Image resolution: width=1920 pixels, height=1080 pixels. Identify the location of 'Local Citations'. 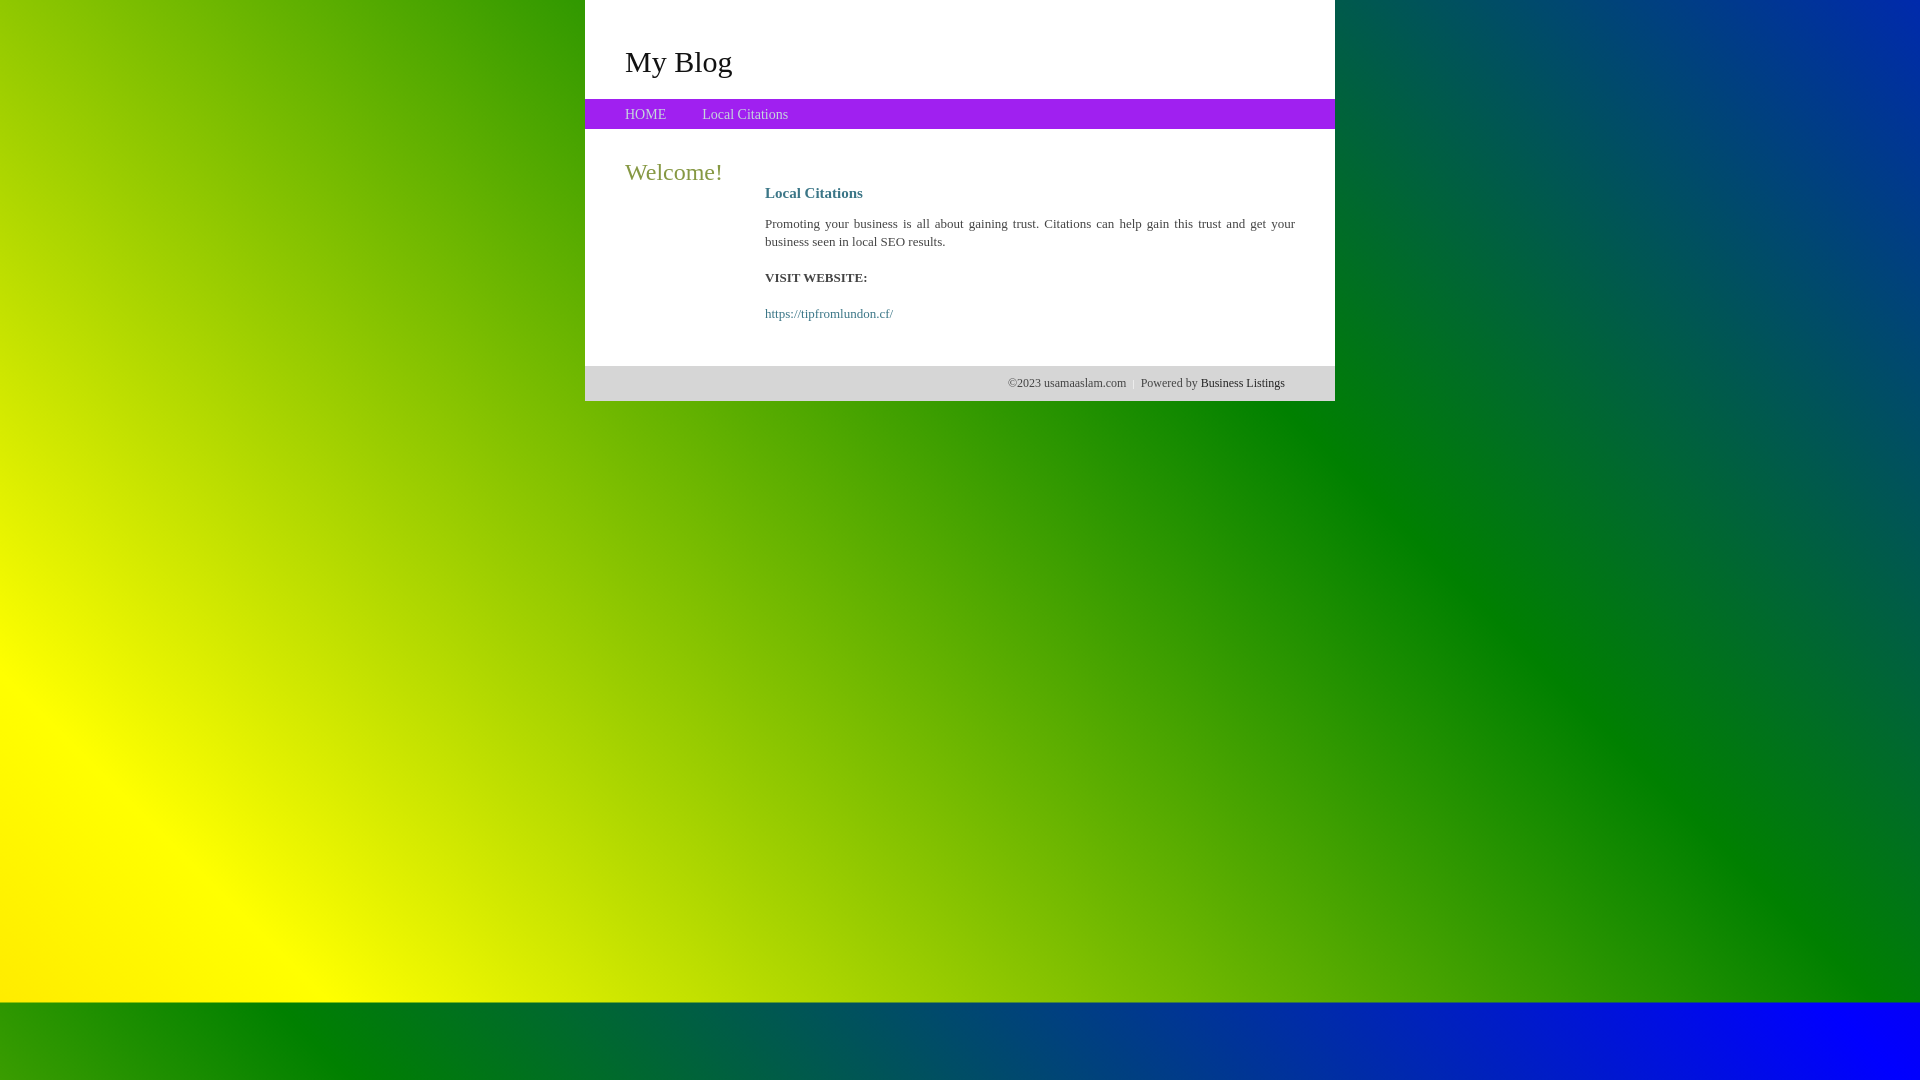
(743, 114).